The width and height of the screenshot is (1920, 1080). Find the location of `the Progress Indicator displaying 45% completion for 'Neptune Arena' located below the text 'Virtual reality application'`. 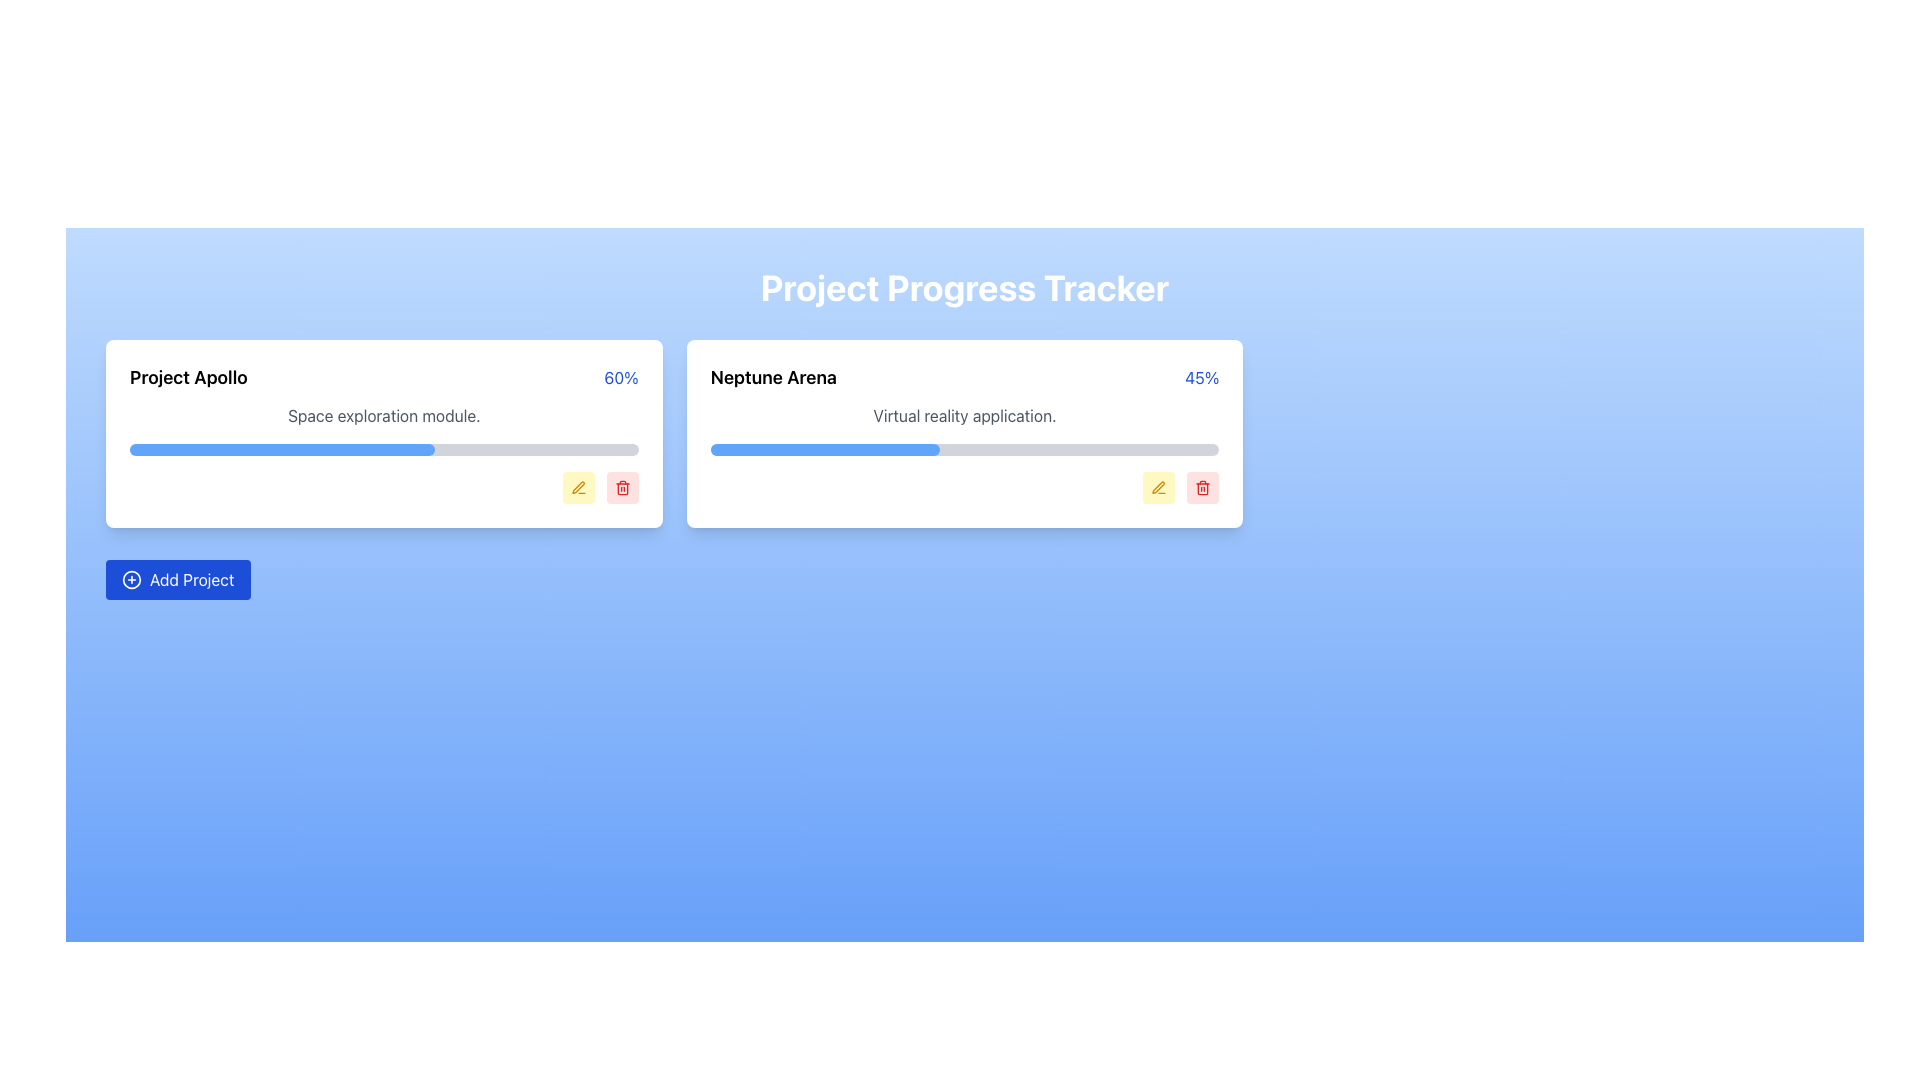

the Progress Indicator displaying 45% completion for 'Neptune Arena' located below the text 'Virtual reality application' is located at coordinates (825, 450).